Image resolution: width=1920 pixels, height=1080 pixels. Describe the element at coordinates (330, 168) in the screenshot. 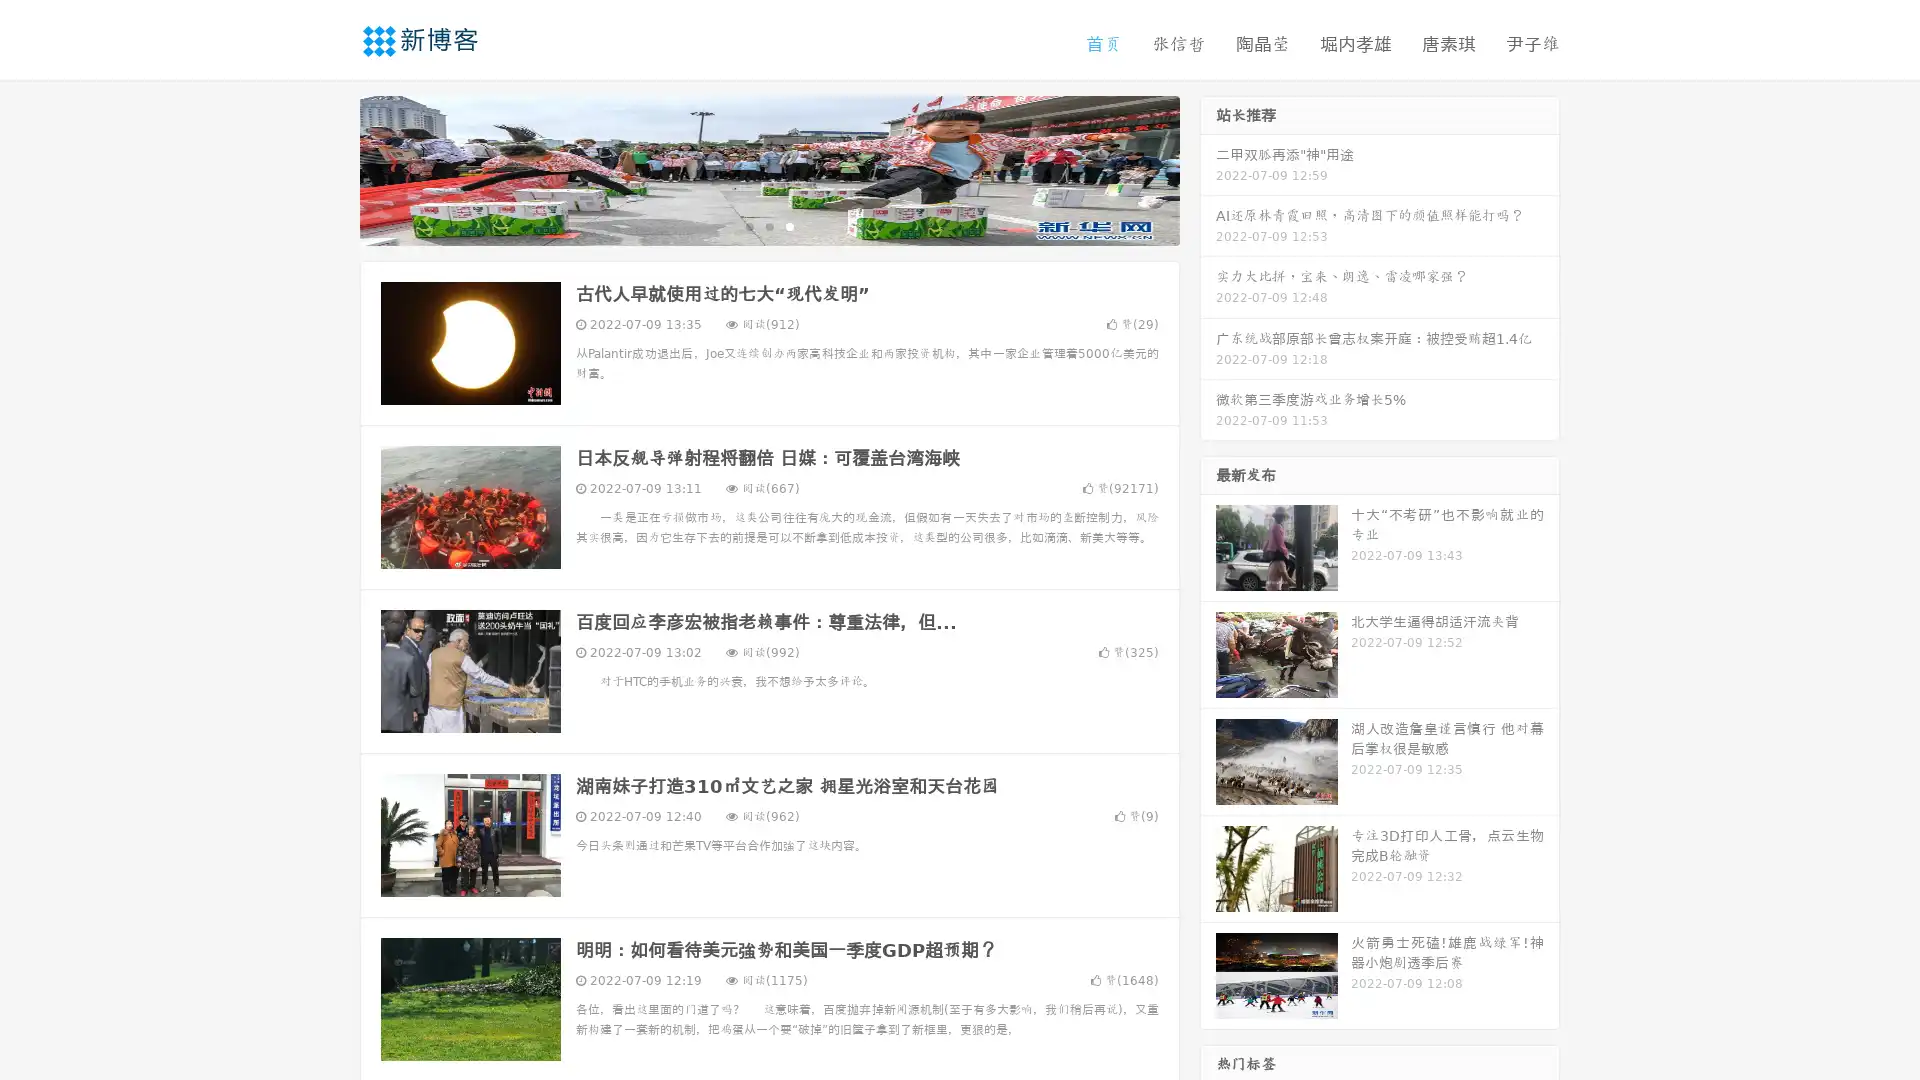

I see `Previous slide` at that location.